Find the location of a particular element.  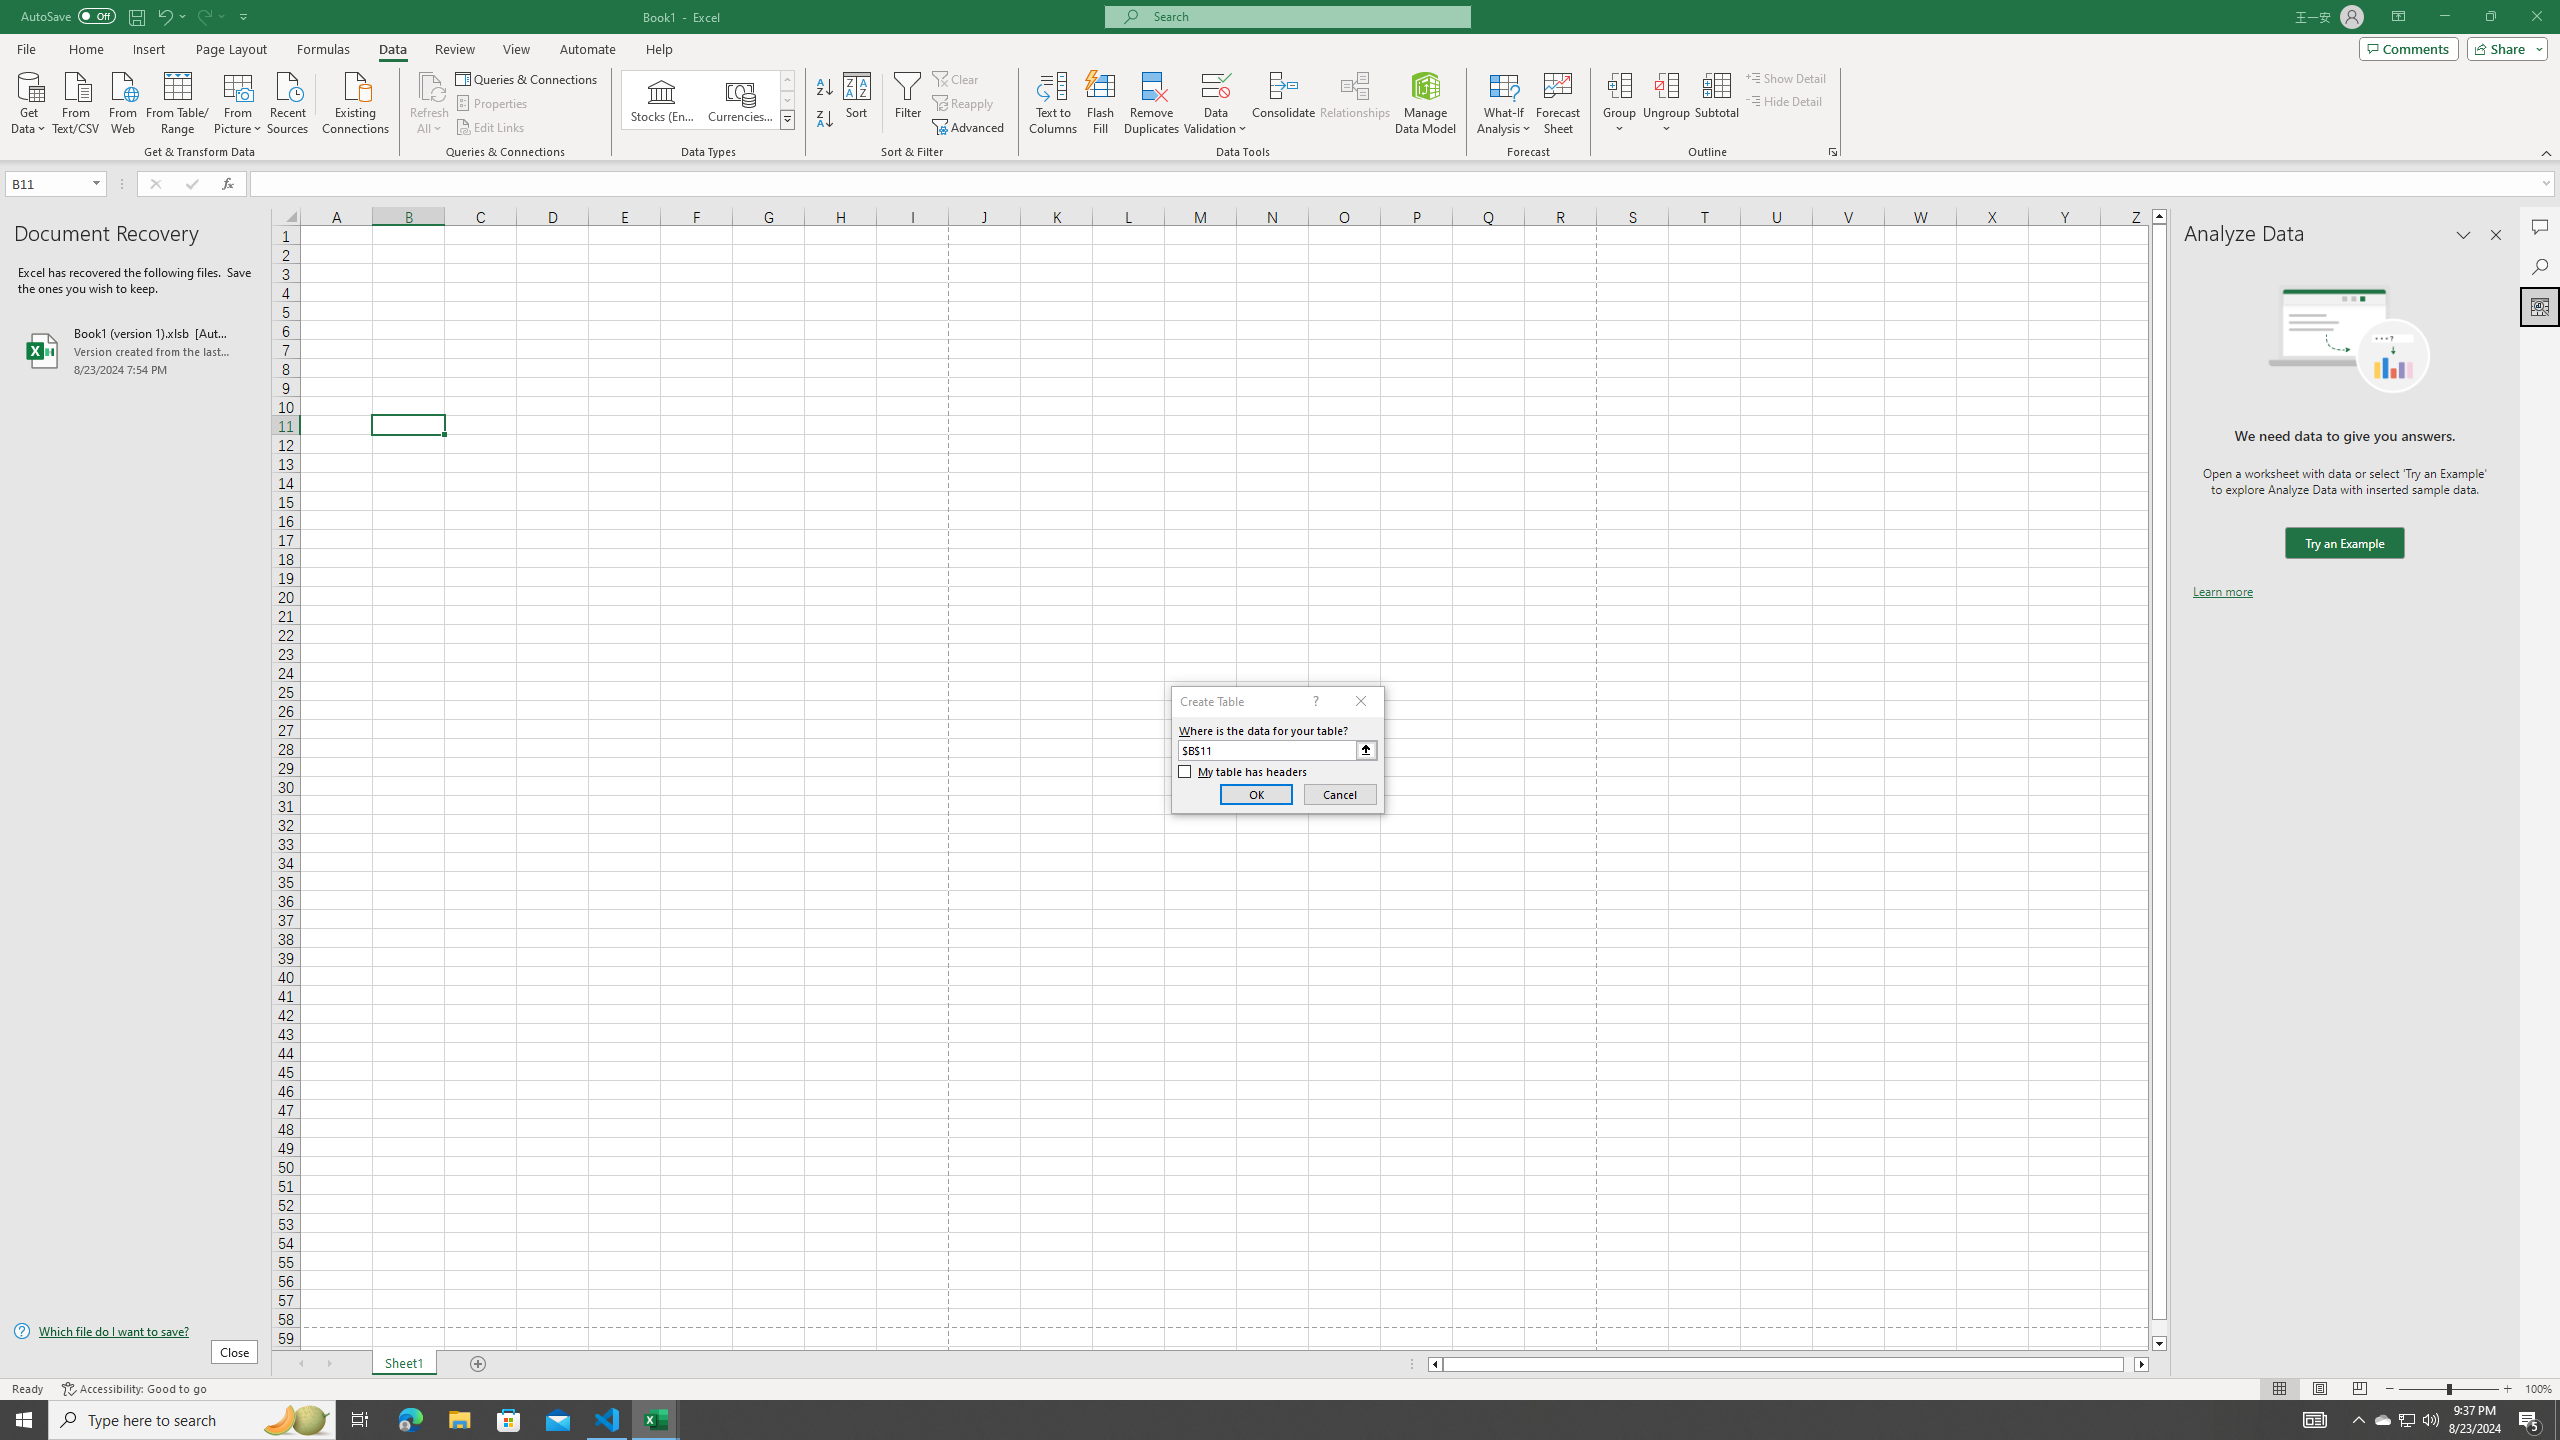

'Flash Fill' is located at coordinates (1100, 103).